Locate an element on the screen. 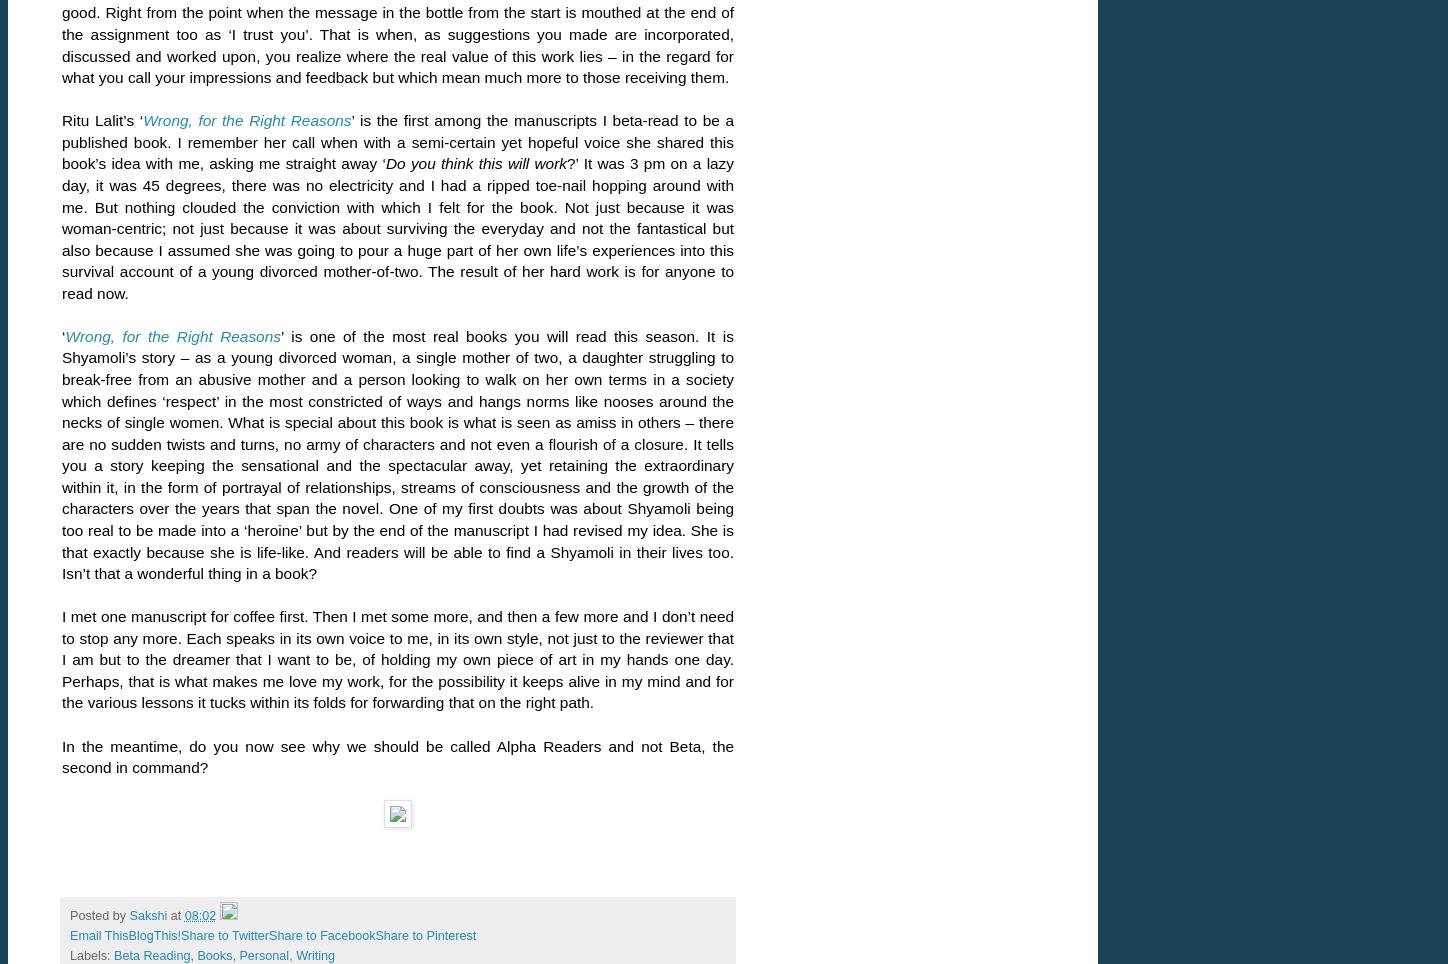  'Do you think this will work' is located at coordinates (474, 162).